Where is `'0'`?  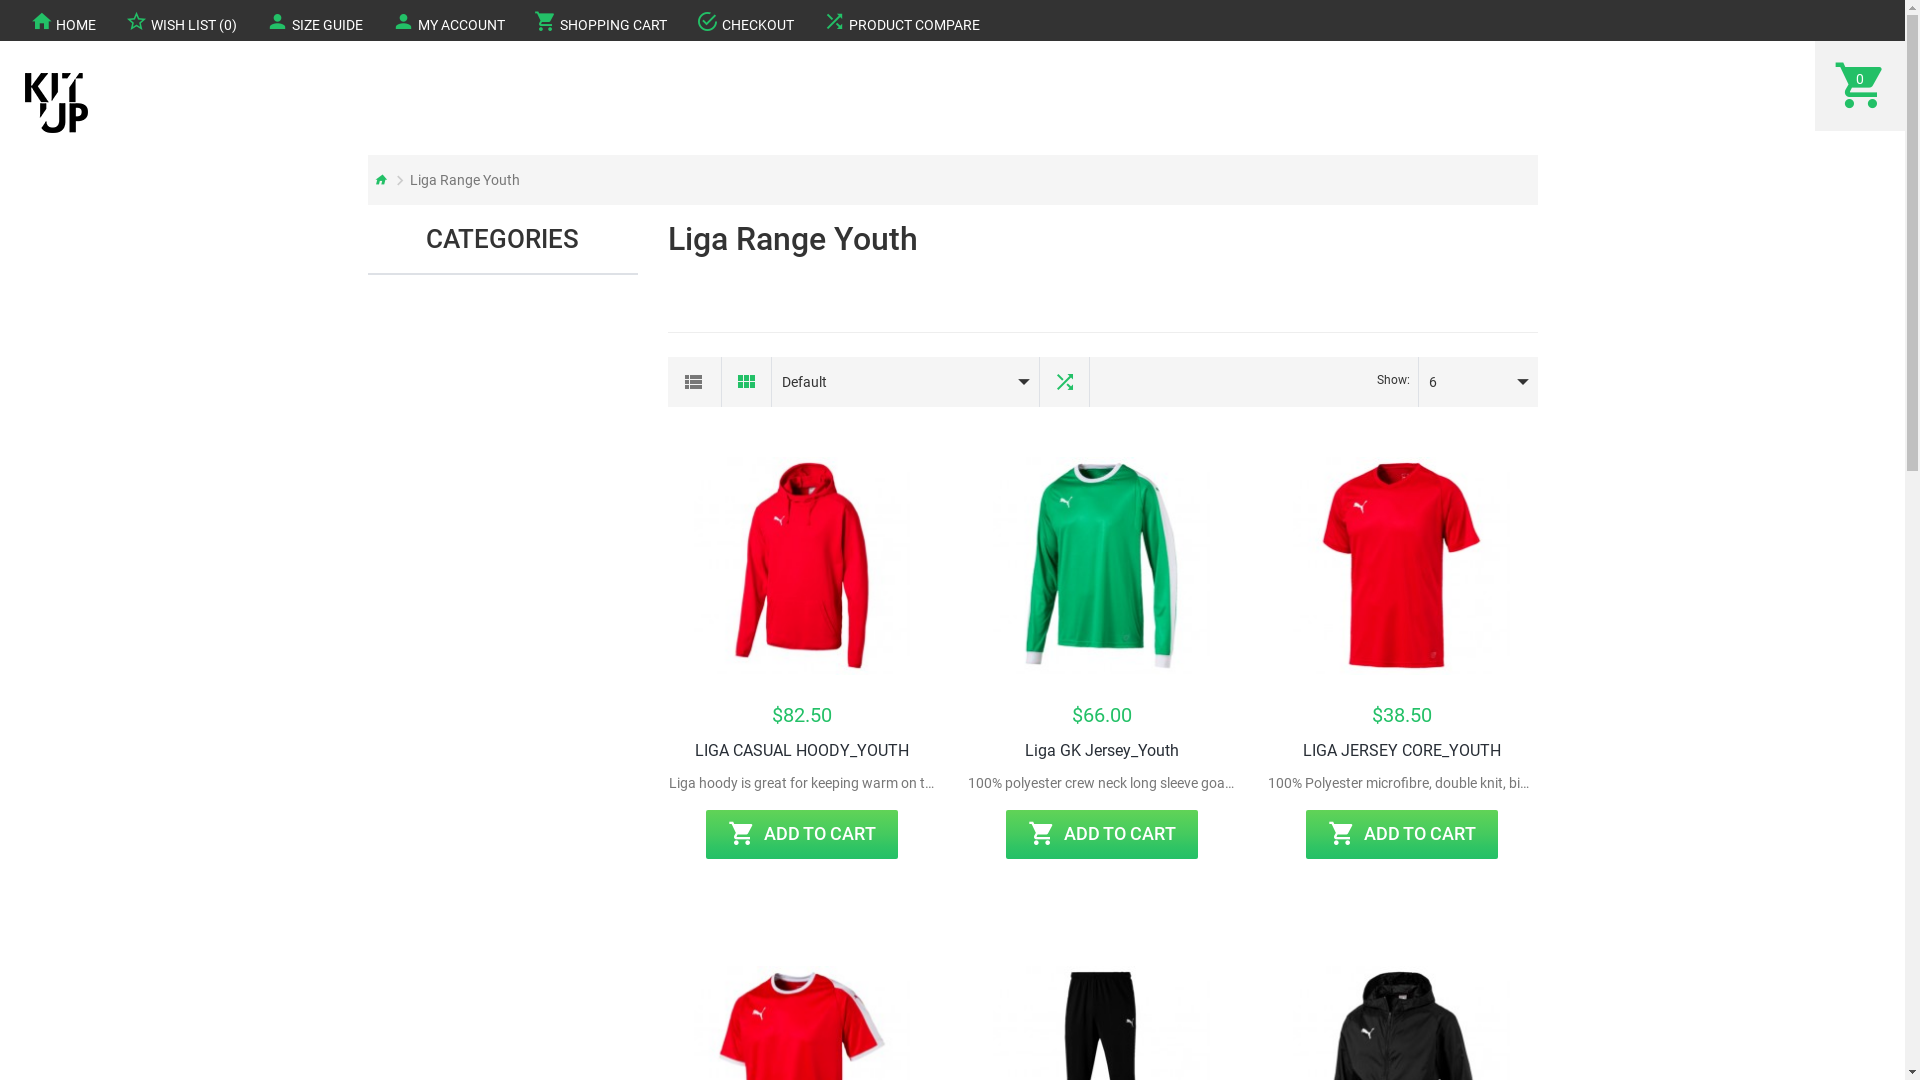 '0' is located at coordinates (1859, 84).